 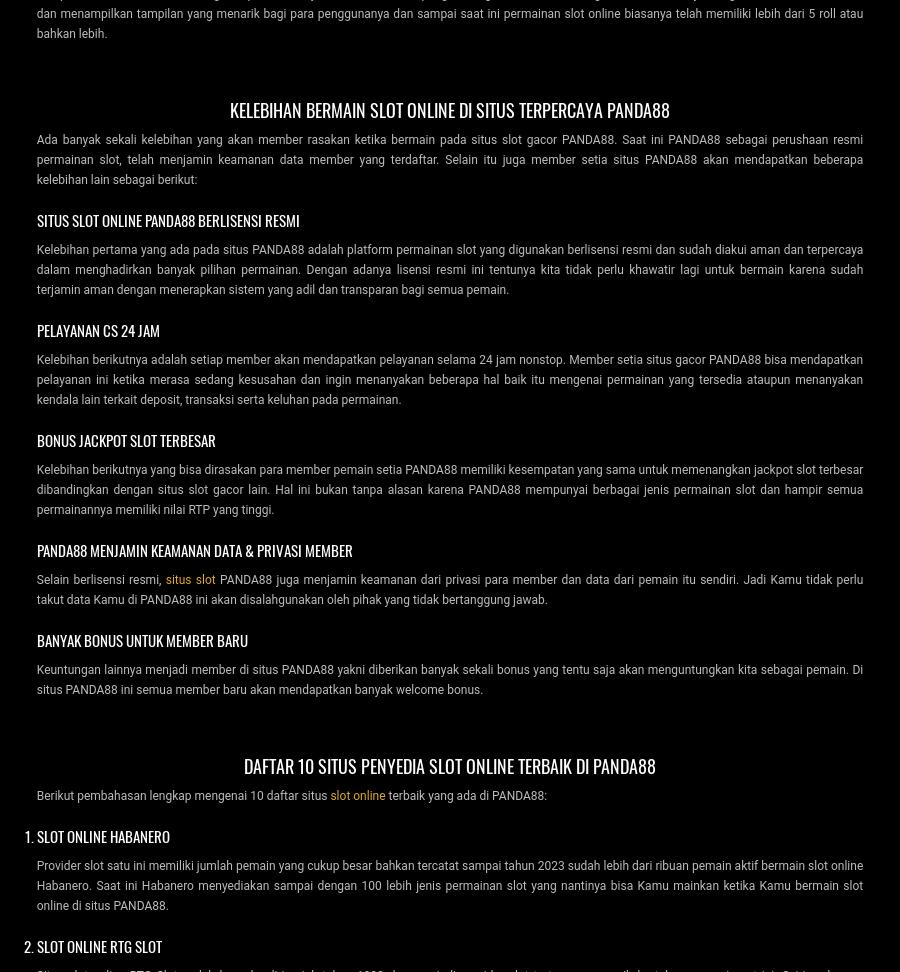 What do you see at coordinates (35, 547) in the screenshot?
I see `'PANDA88 Menjamin Keamanan Data & Privasi Member'` at bounding box center [35, 547].